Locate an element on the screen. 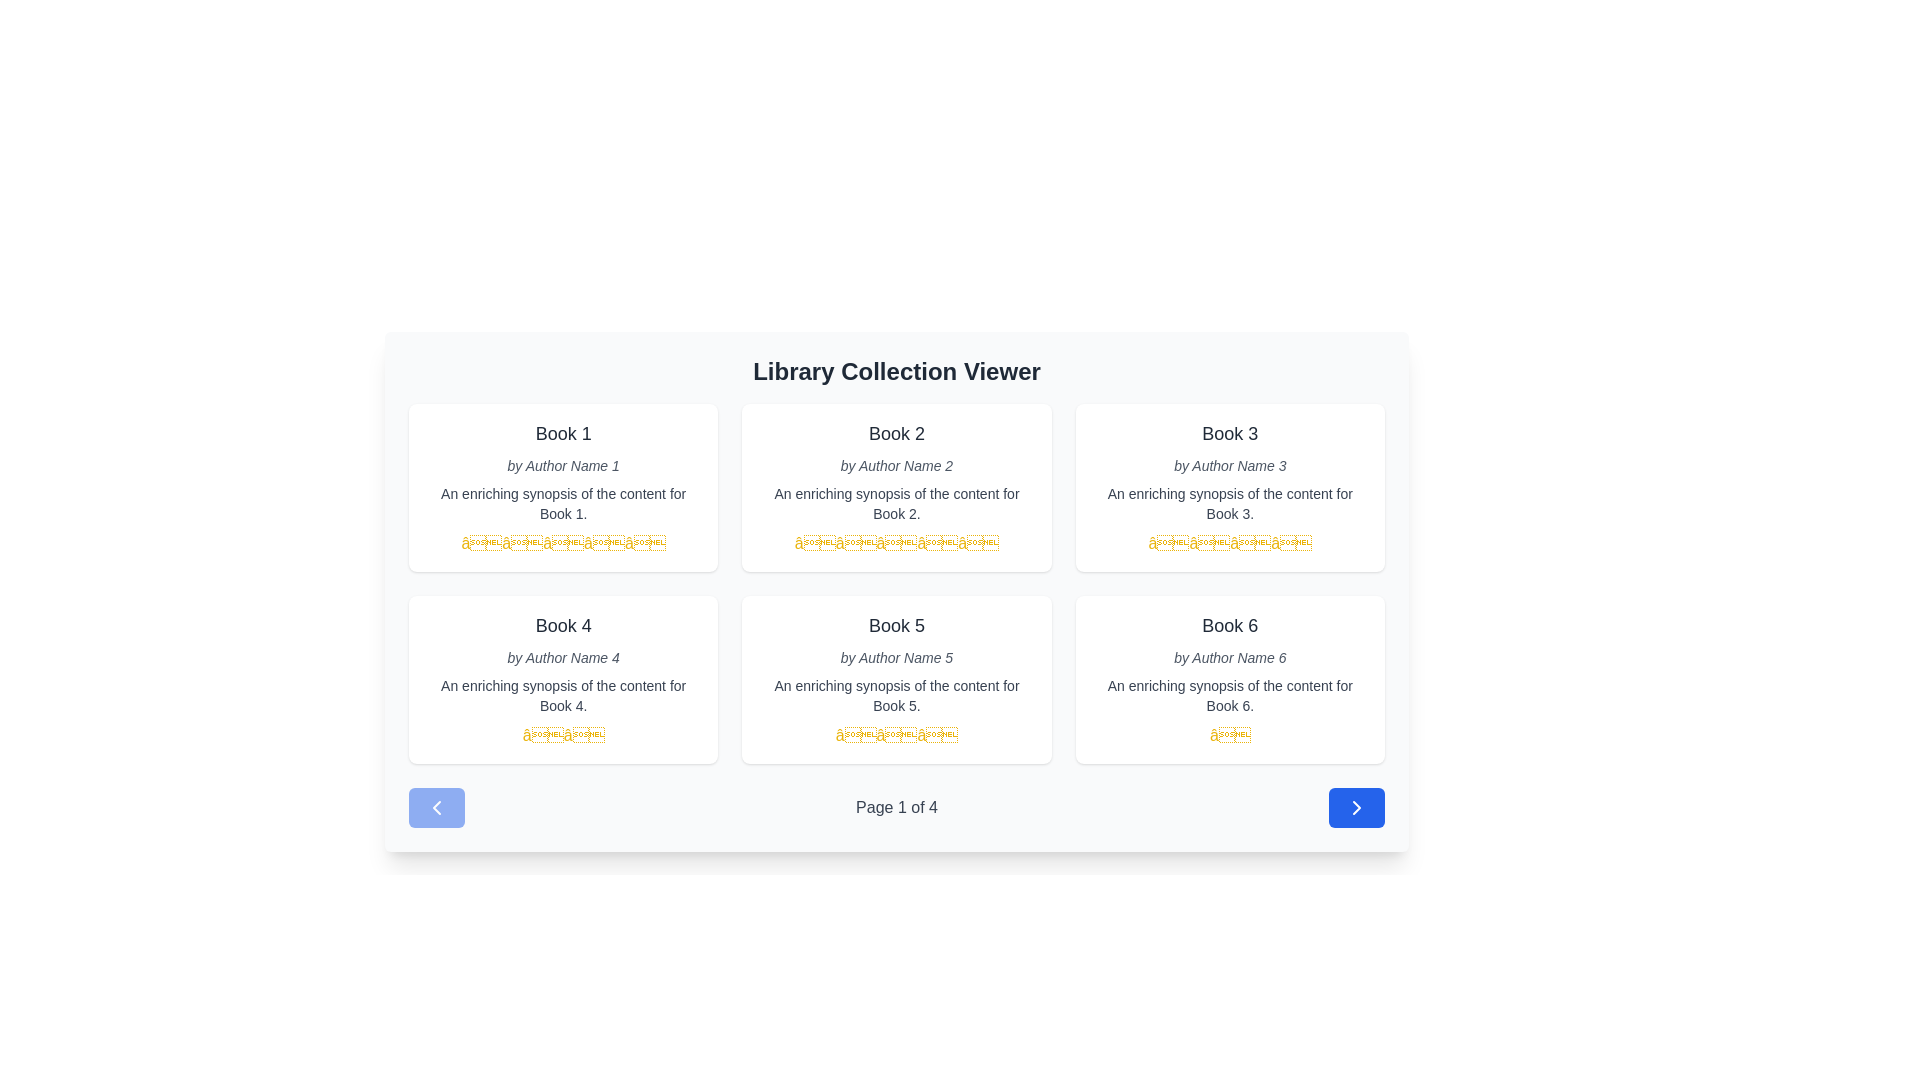 The height and width of the screenshot is (1080, 1920). the fourth card in the grid layout that displays book-related information is located at coordinates (562, 678).